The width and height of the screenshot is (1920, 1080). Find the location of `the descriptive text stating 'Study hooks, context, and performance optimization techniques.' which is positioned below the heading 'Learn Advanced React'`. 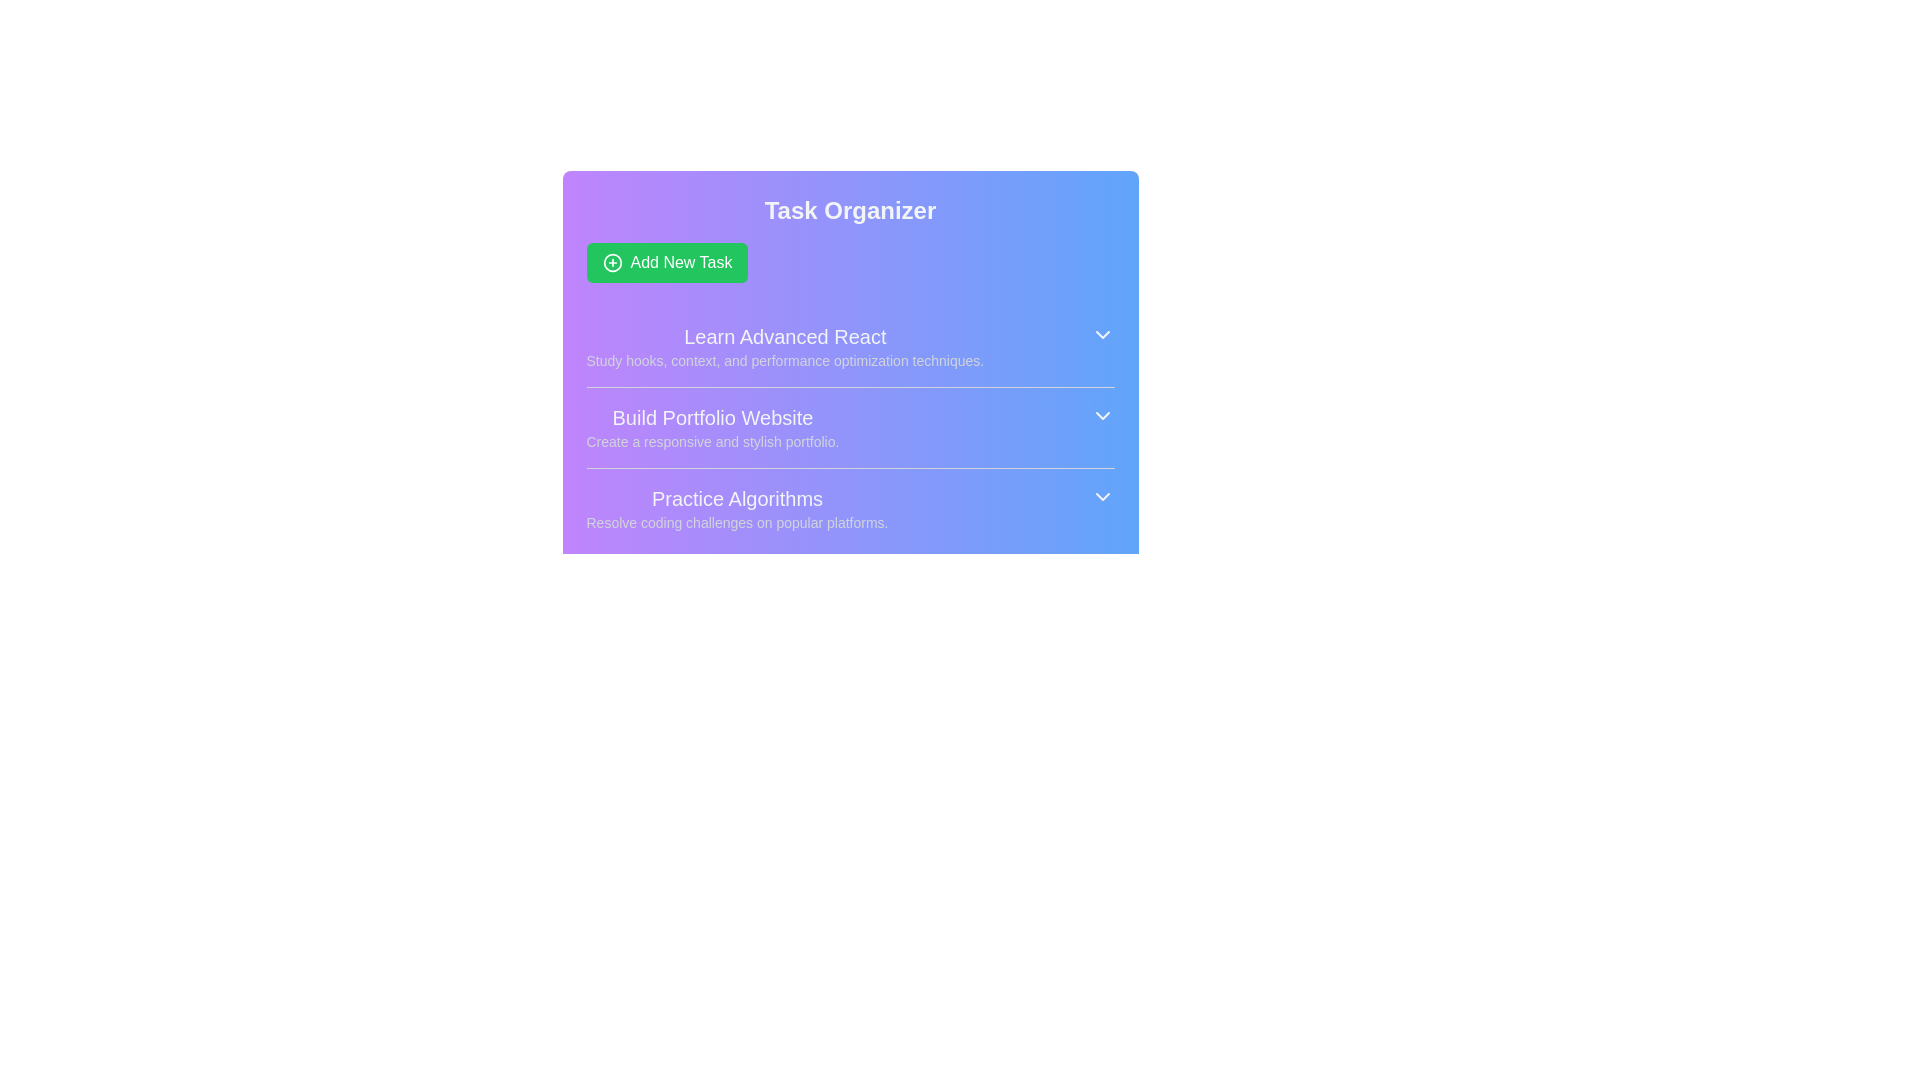

the descriptive text stating 'Study hooks, context, and performance optimization techniques.' which is positioned below the heading 'Learn Advanced React' is located at coordinates (784, 361).